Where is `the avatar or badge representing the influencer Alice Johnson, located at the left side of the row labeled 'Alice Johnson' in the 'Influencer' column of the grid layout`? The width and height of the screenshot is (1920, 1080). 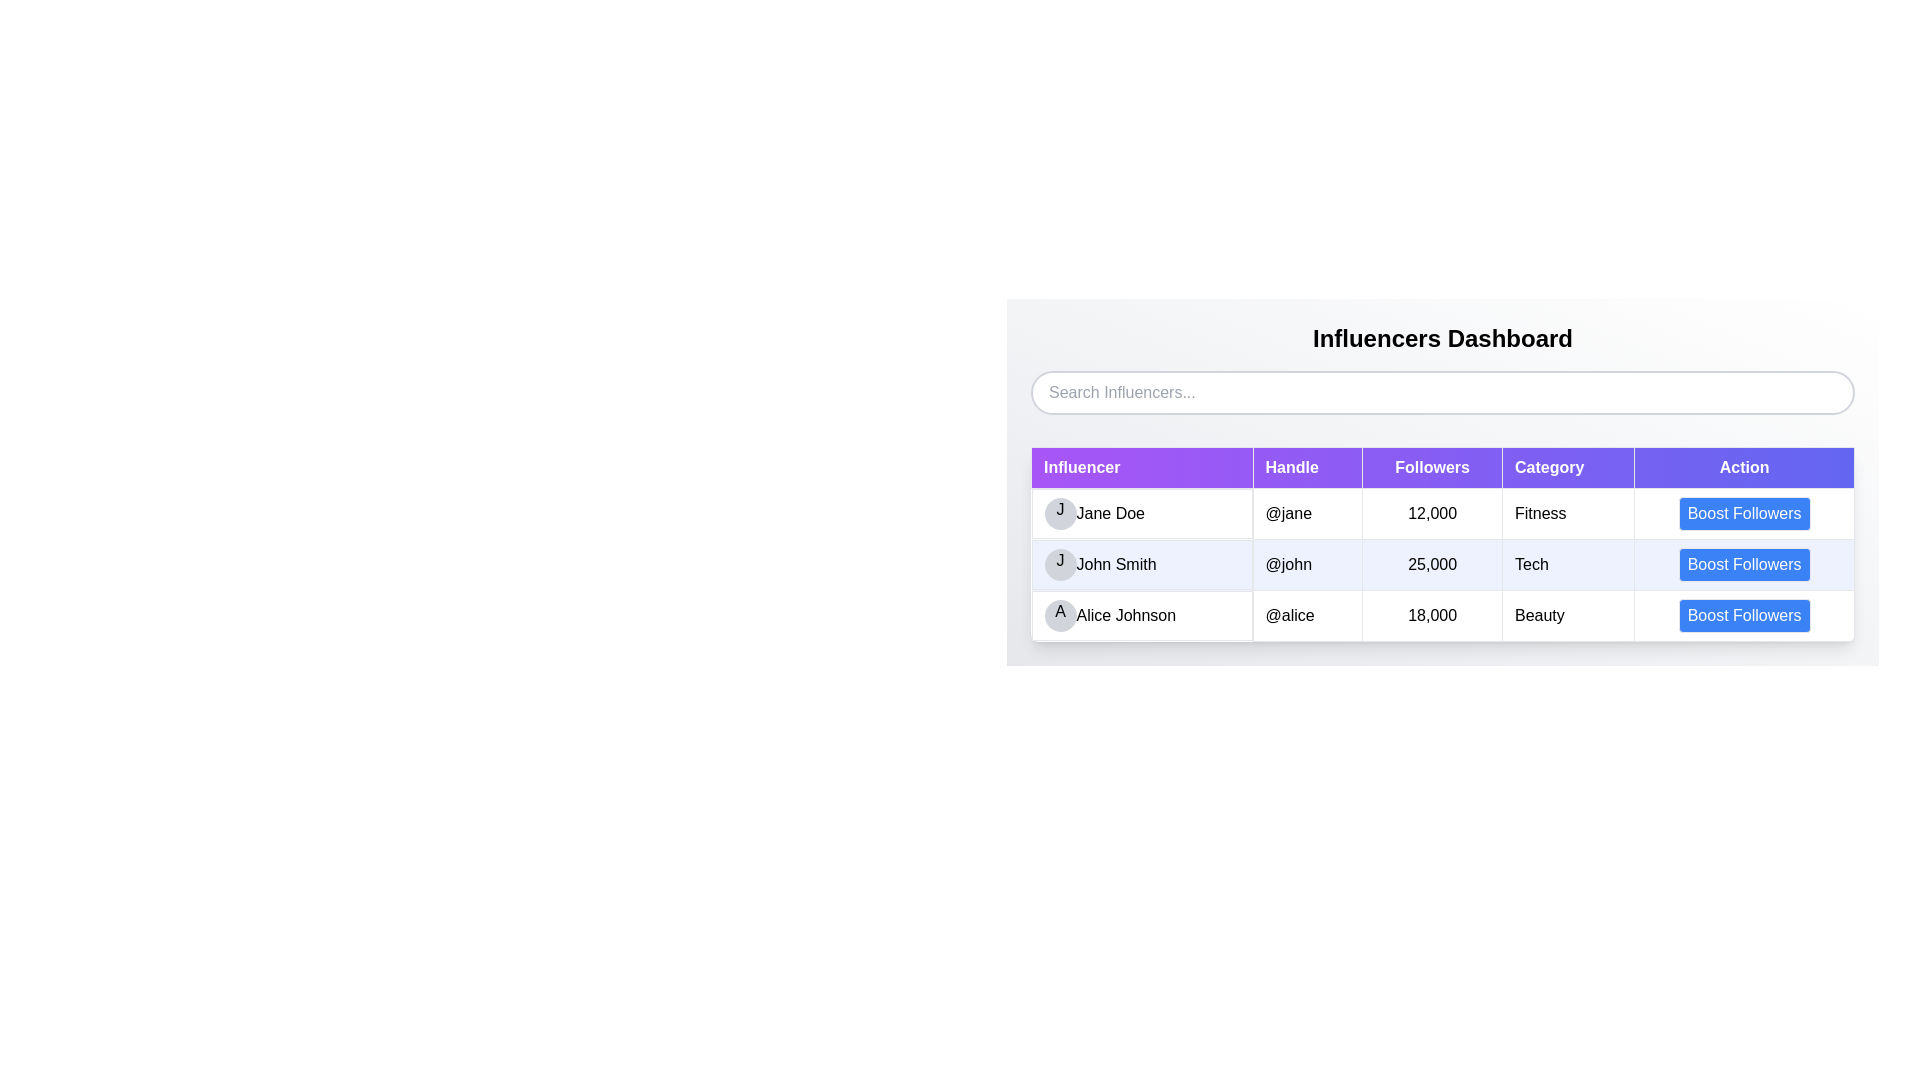 the avatar or badge representing the influencer Alice Johnson, located at the left side of the row labeled 'Alice Johnson' in the 'Influencer' column of the grid layout is located at coordinates (1059, 614).